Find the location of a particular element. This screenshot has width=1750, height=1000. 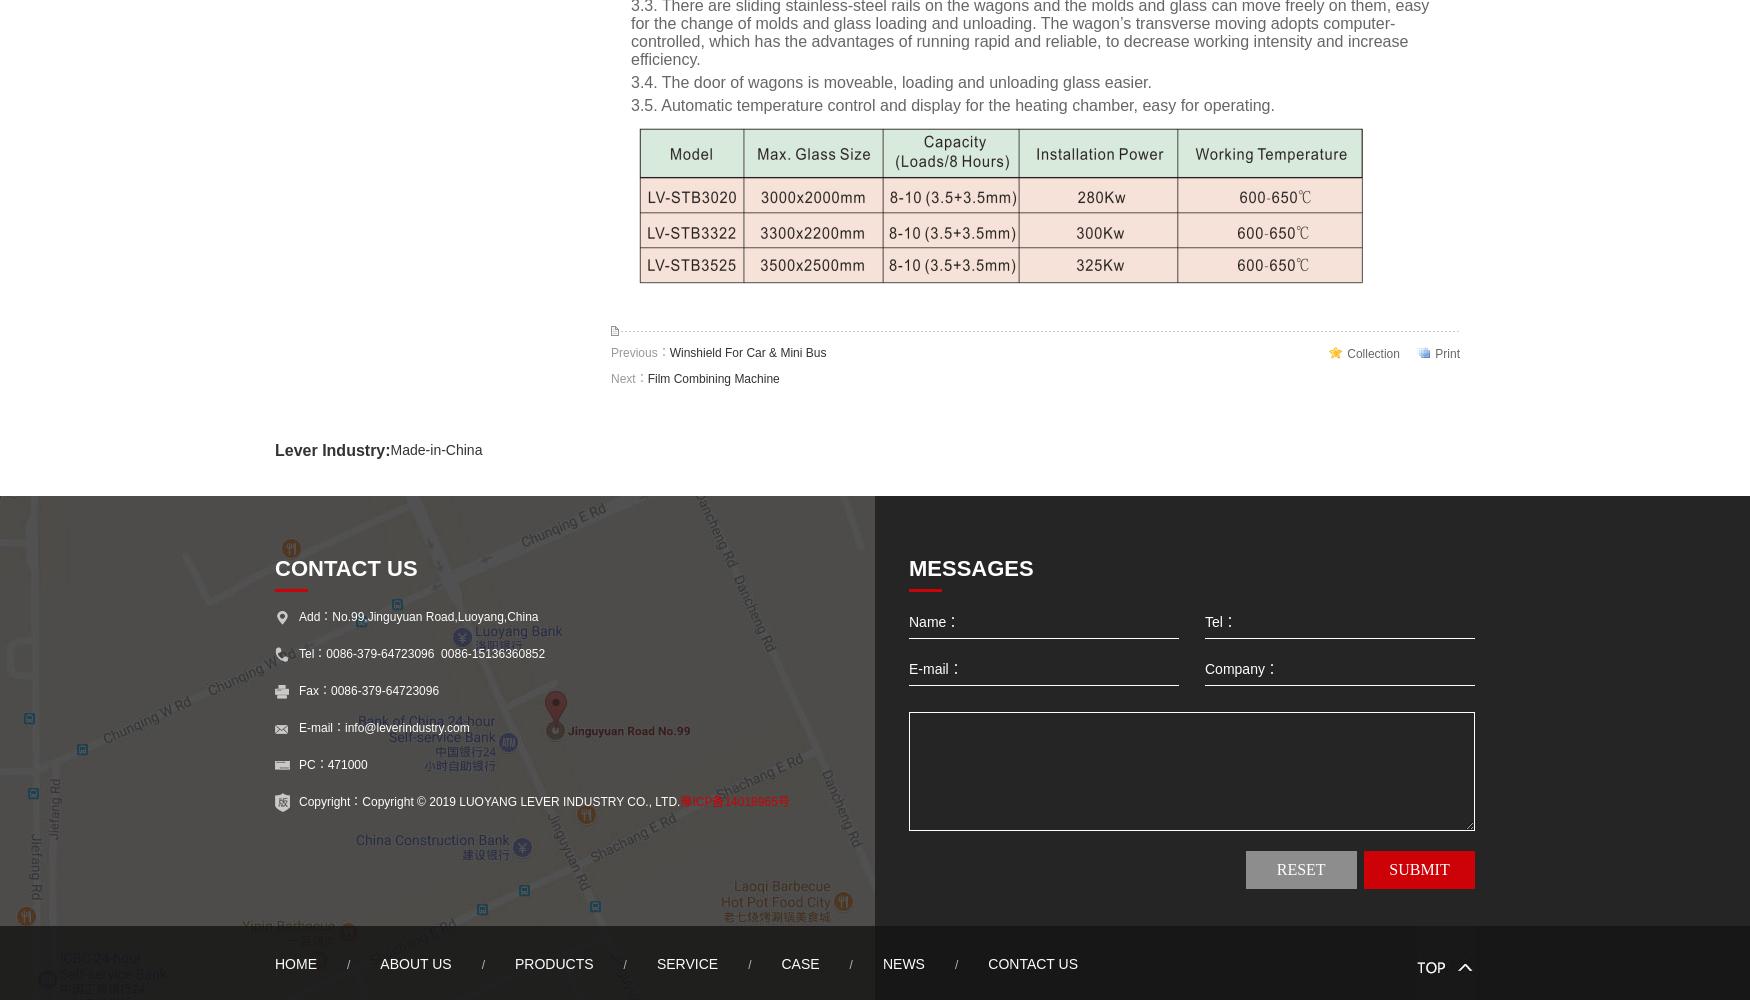

'Made-in-China' is located at coordinates (434, 449).